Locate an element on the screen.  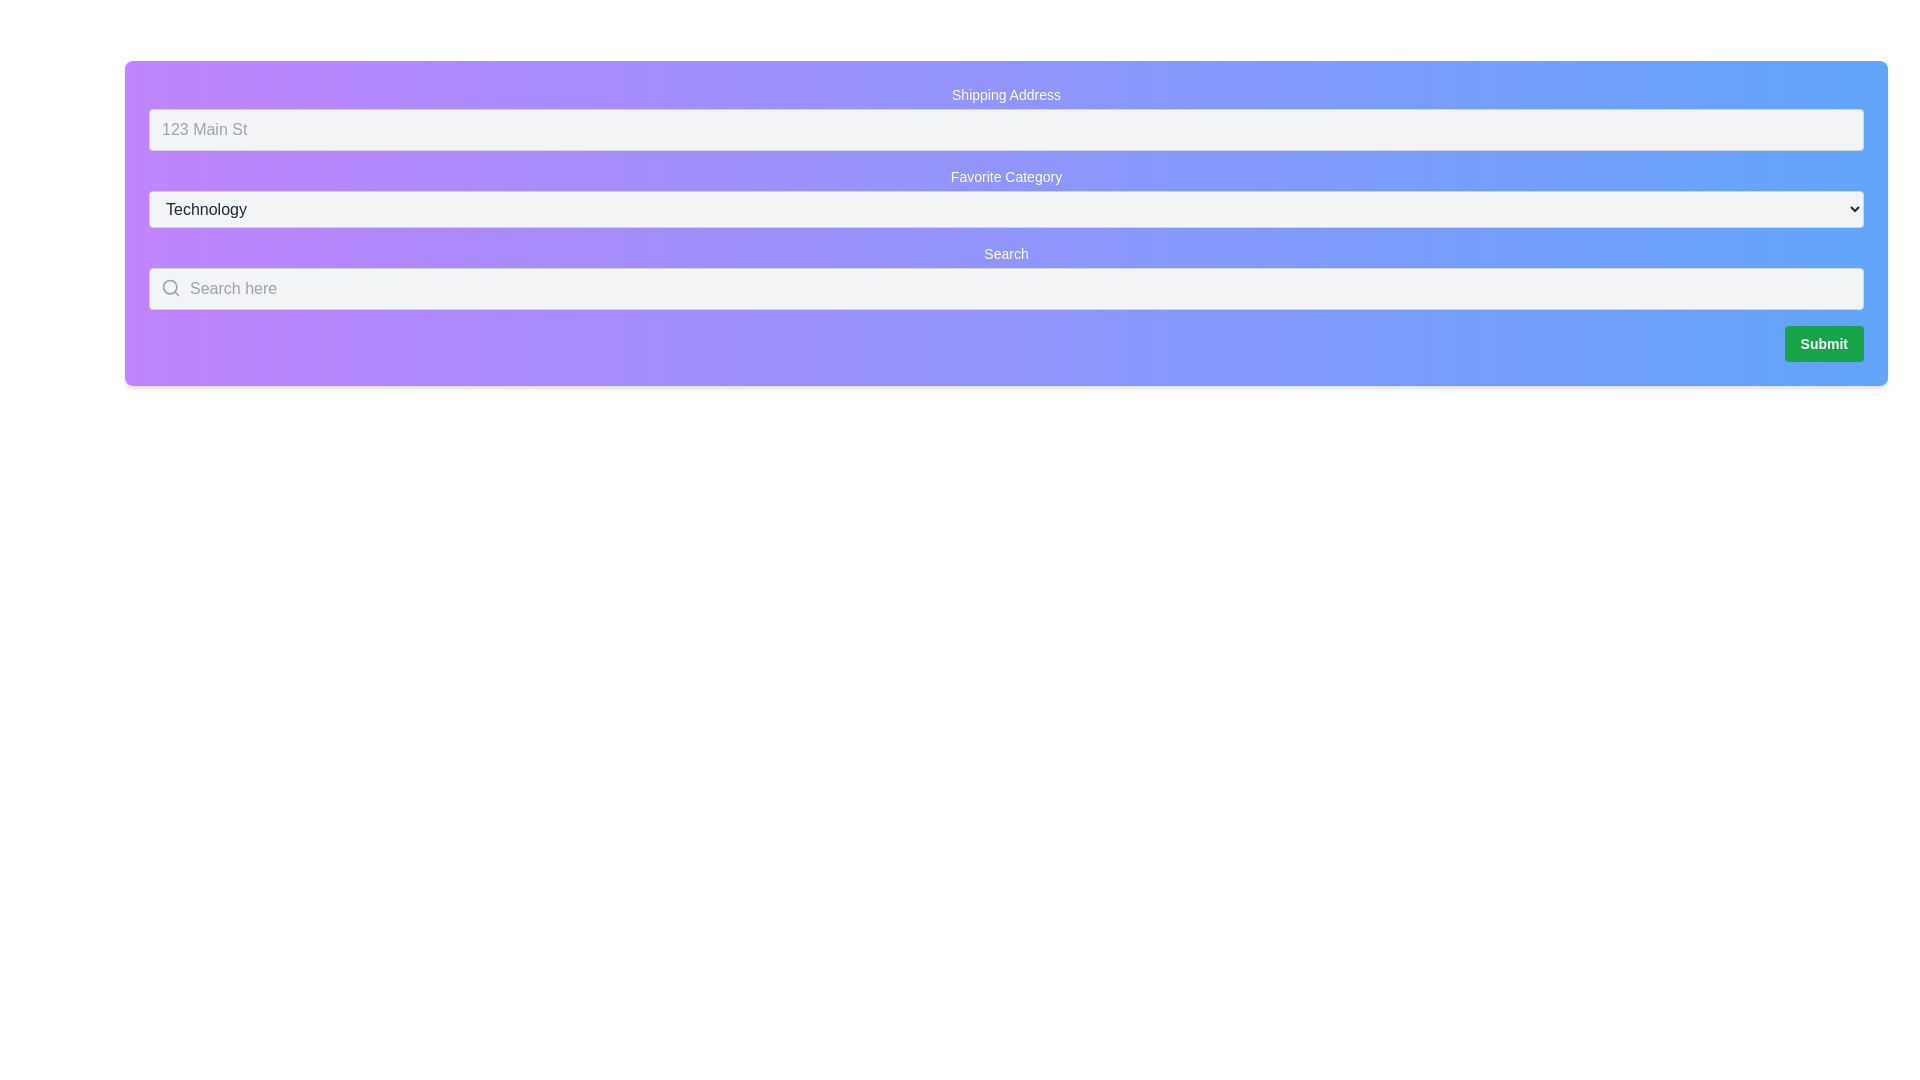
the dropdown menu labeled 'Favorite Category' is located at coordinates (1006, 197).